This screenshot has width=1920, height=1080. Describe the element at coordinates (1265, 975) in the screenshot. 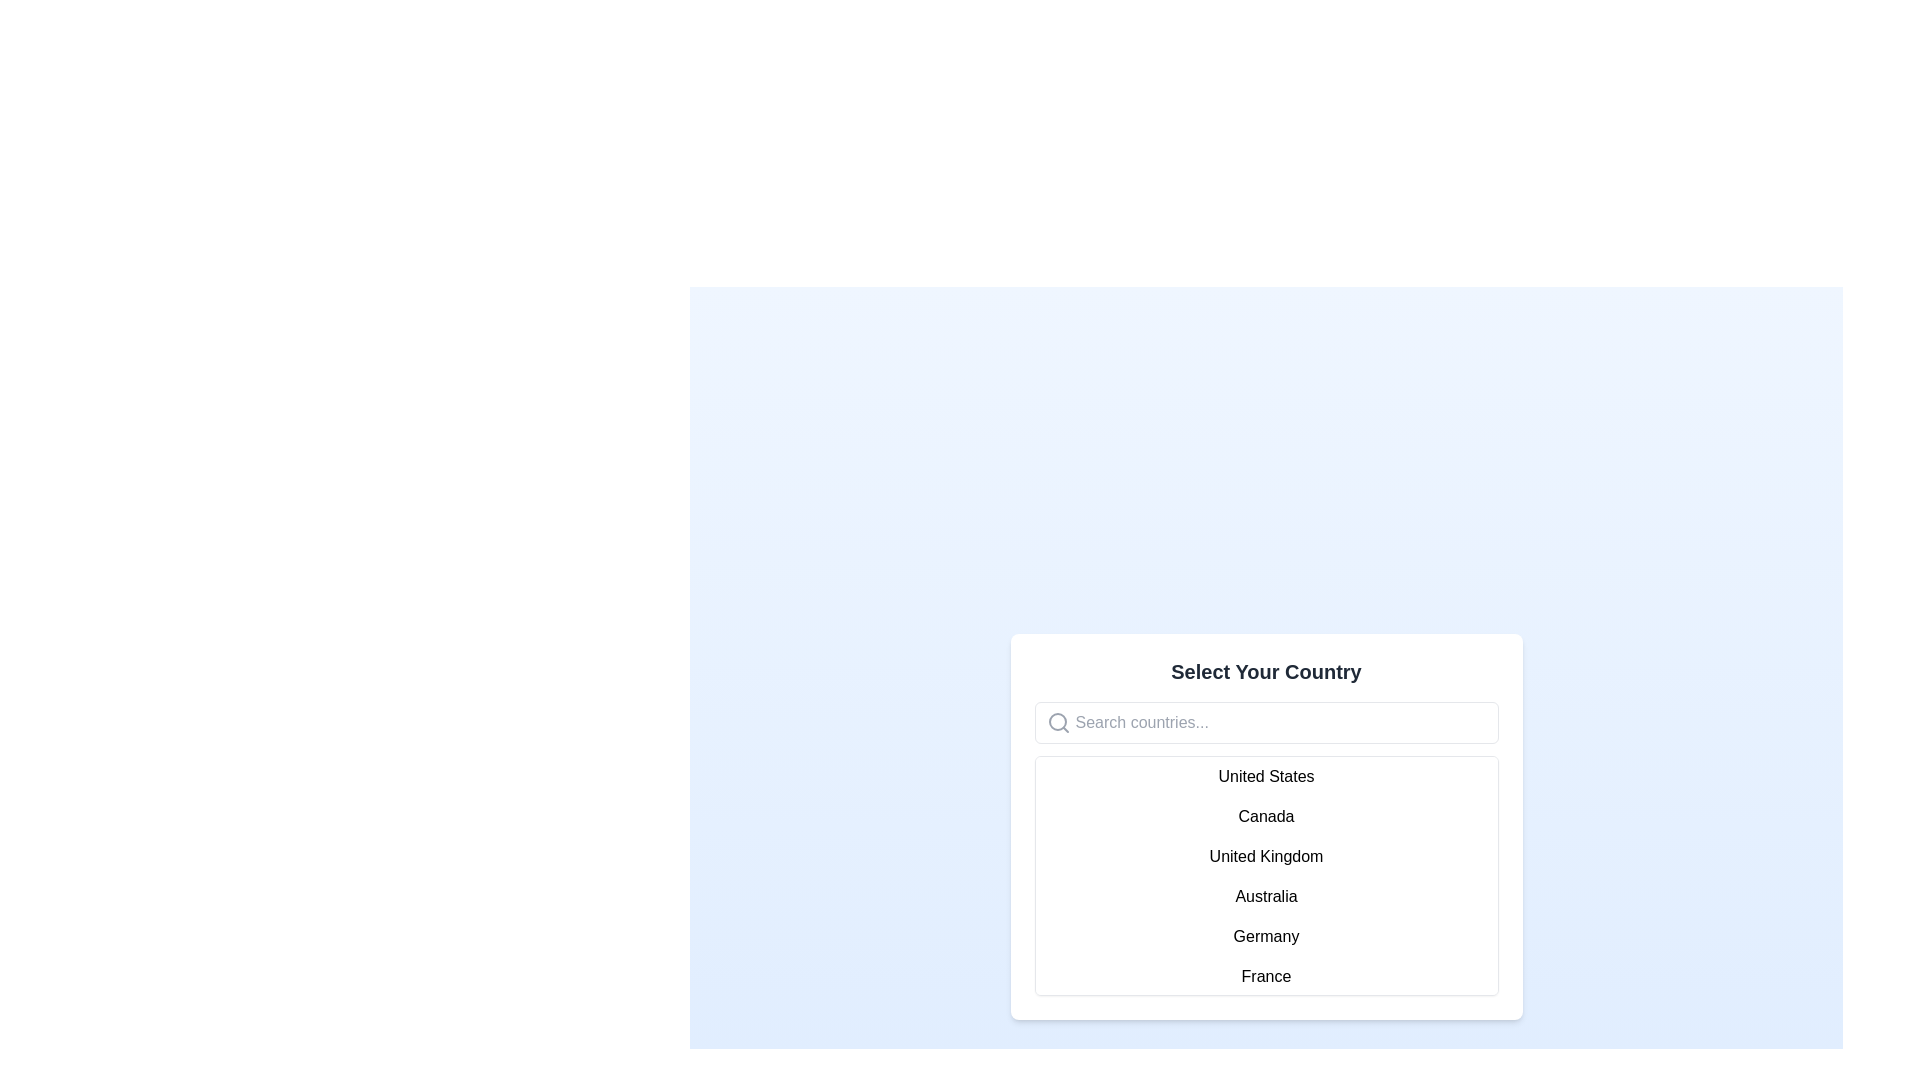

I see `the list item representing the country 'France'` at that location.